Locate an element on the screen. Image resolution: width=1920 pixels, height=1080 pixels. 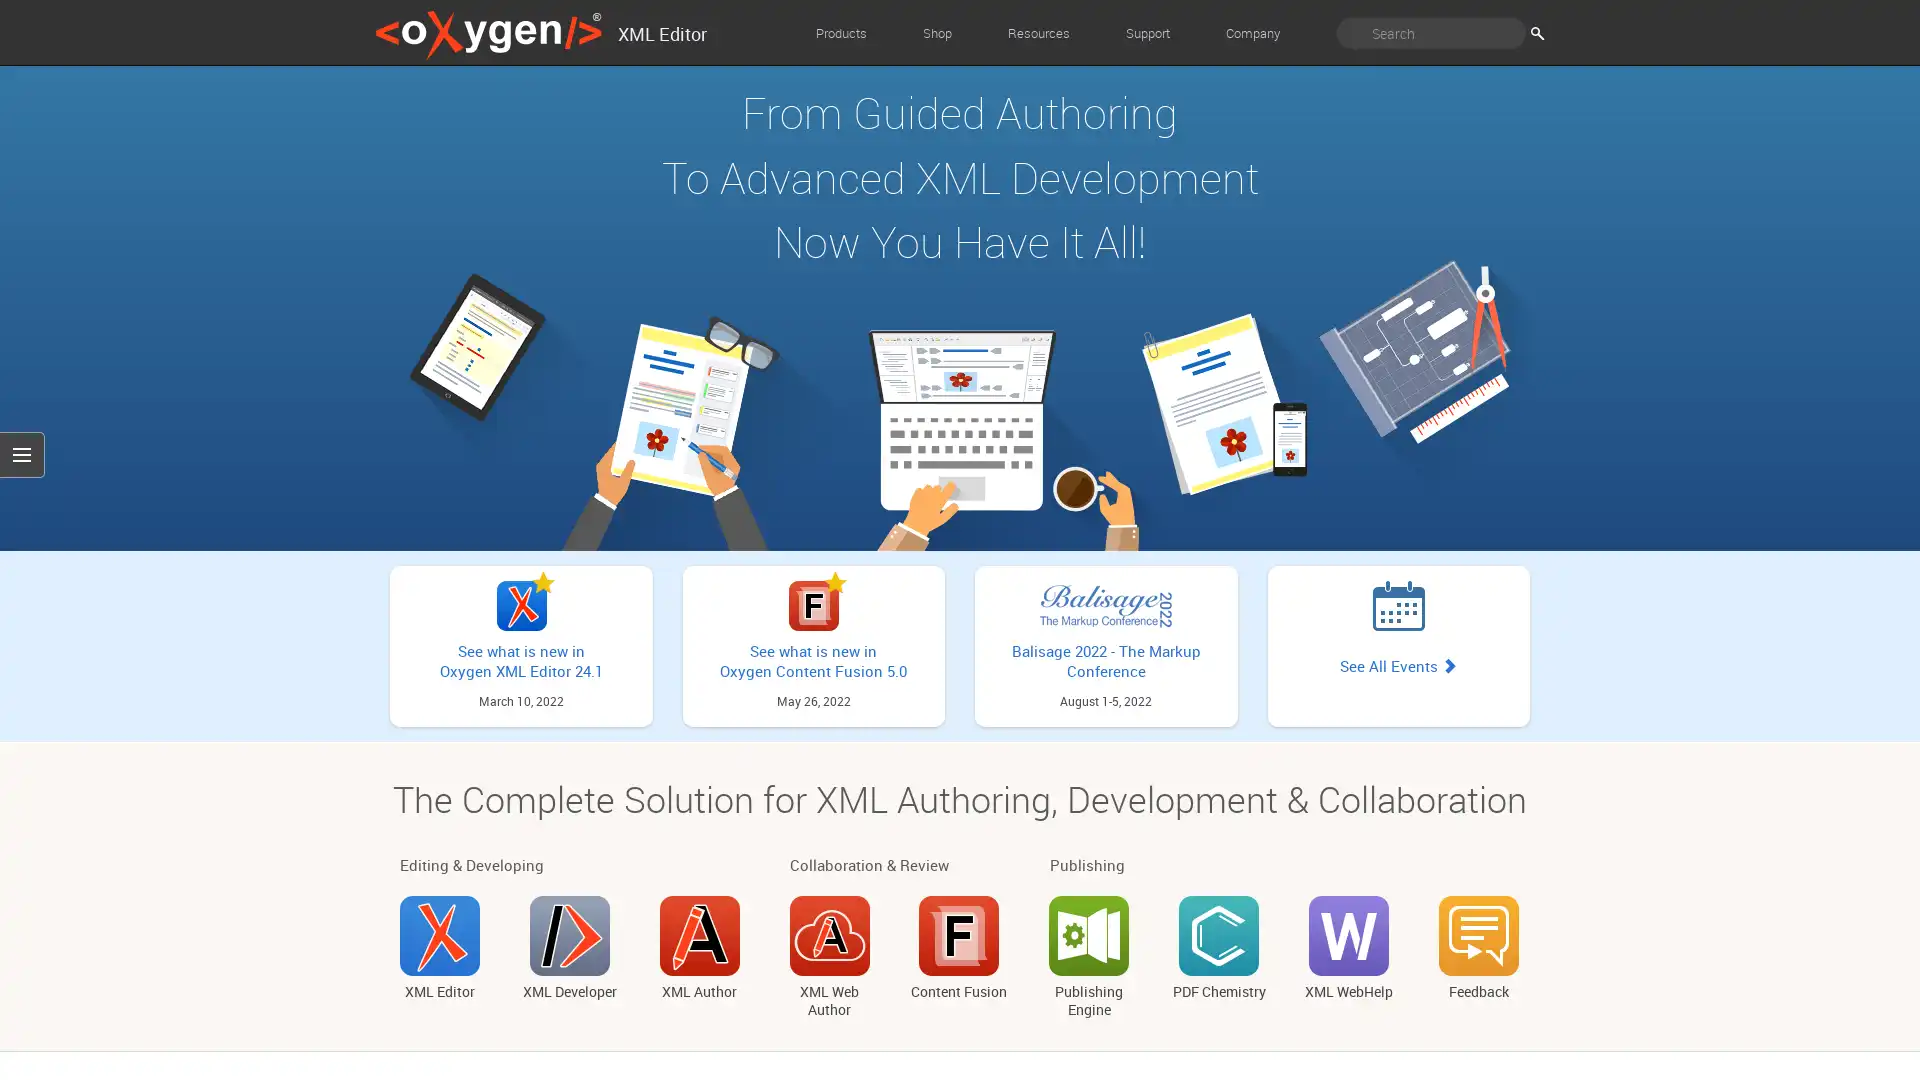
Search is located at coordinates (1536, 32).